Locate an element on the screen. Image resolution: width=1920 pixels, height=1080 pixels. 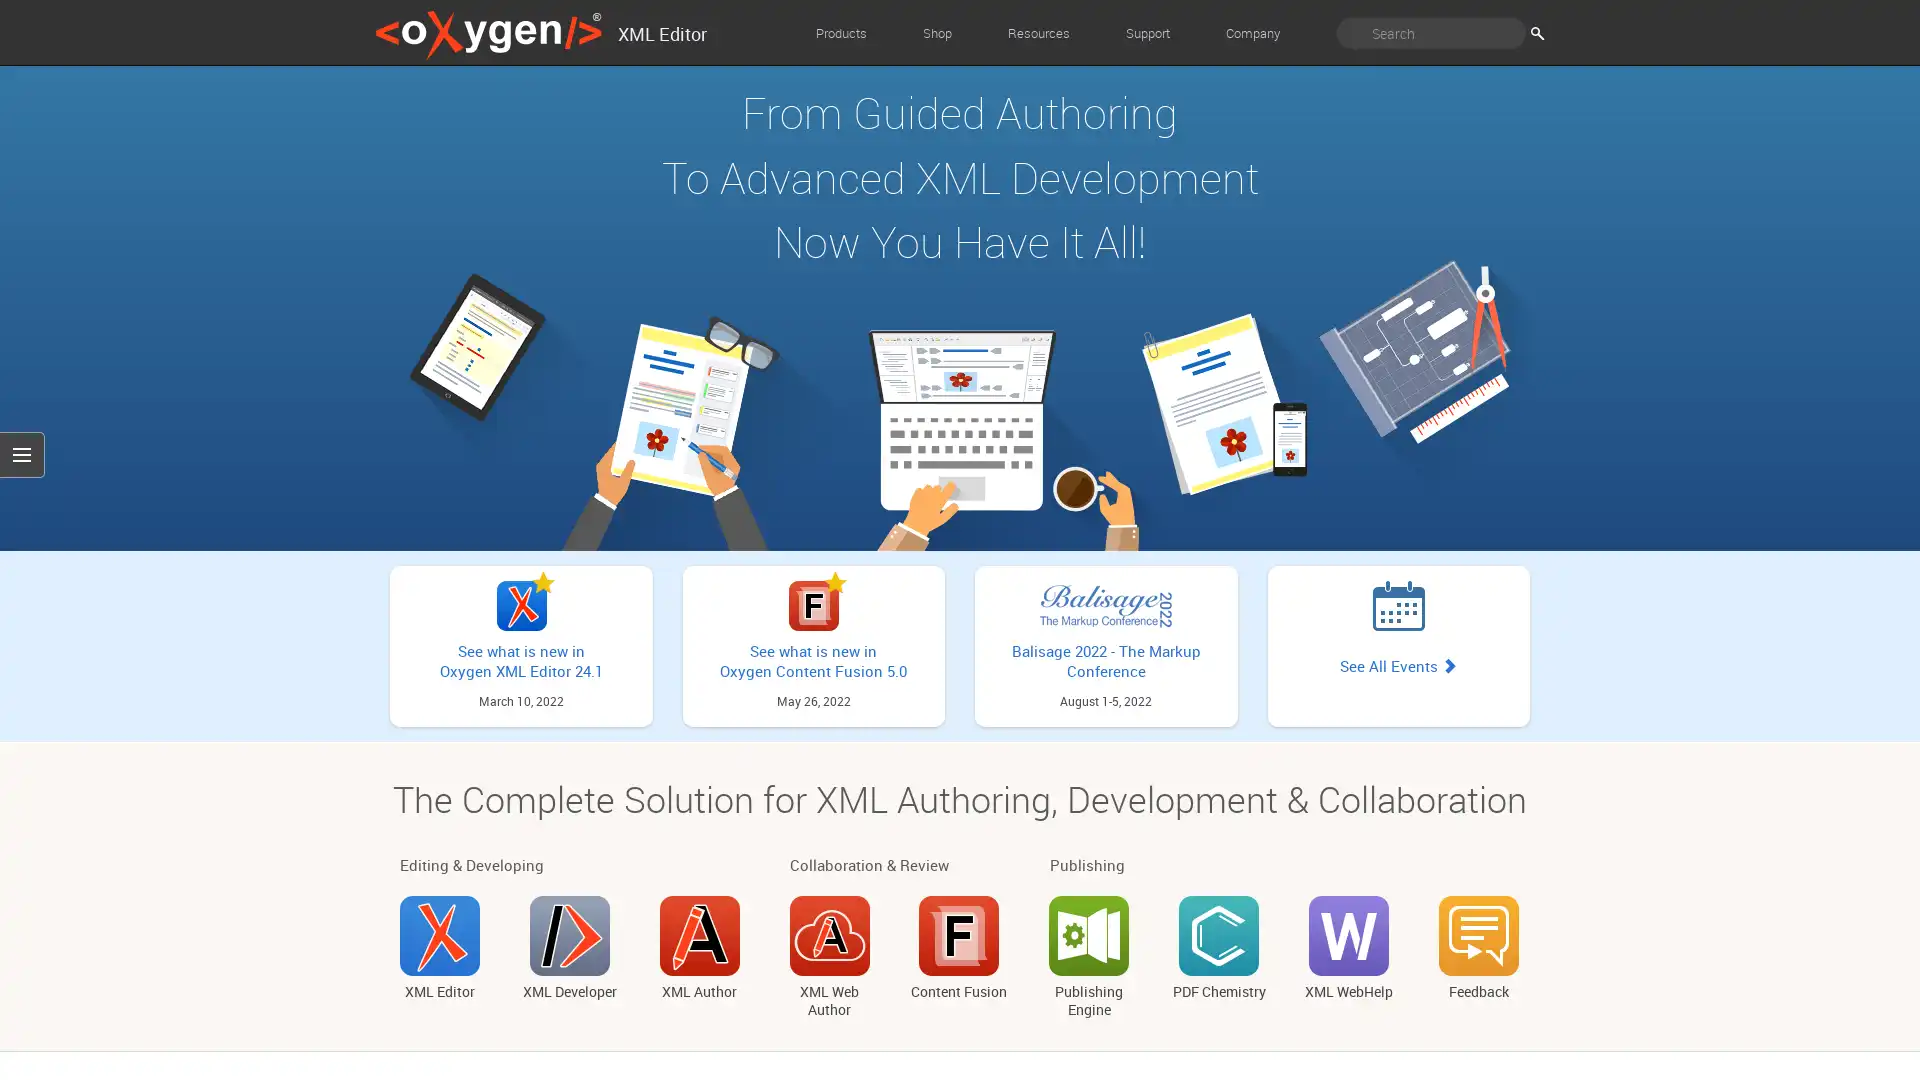
Search is located at coordinates (1536, 32).